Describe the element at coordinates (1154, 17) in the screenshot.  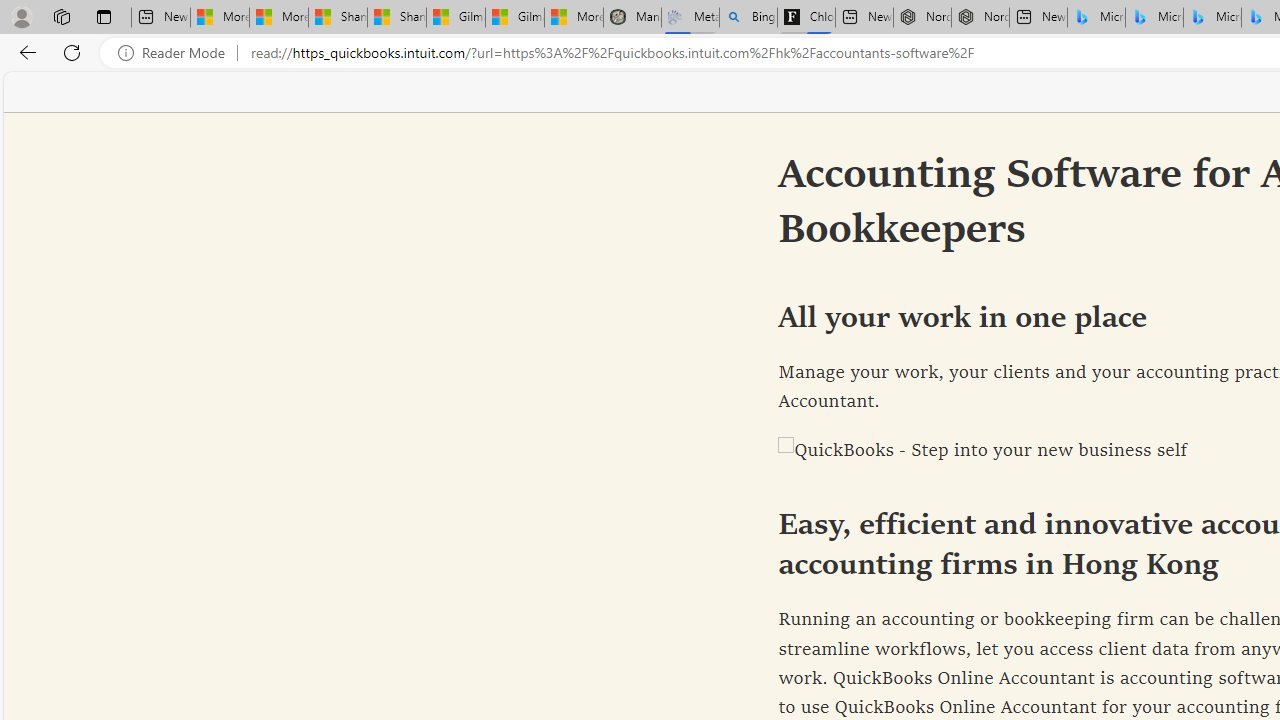
I see `'Microsoft Bing Travel - Stays in Bangkok, Bangkok, Thailand'` at that location.